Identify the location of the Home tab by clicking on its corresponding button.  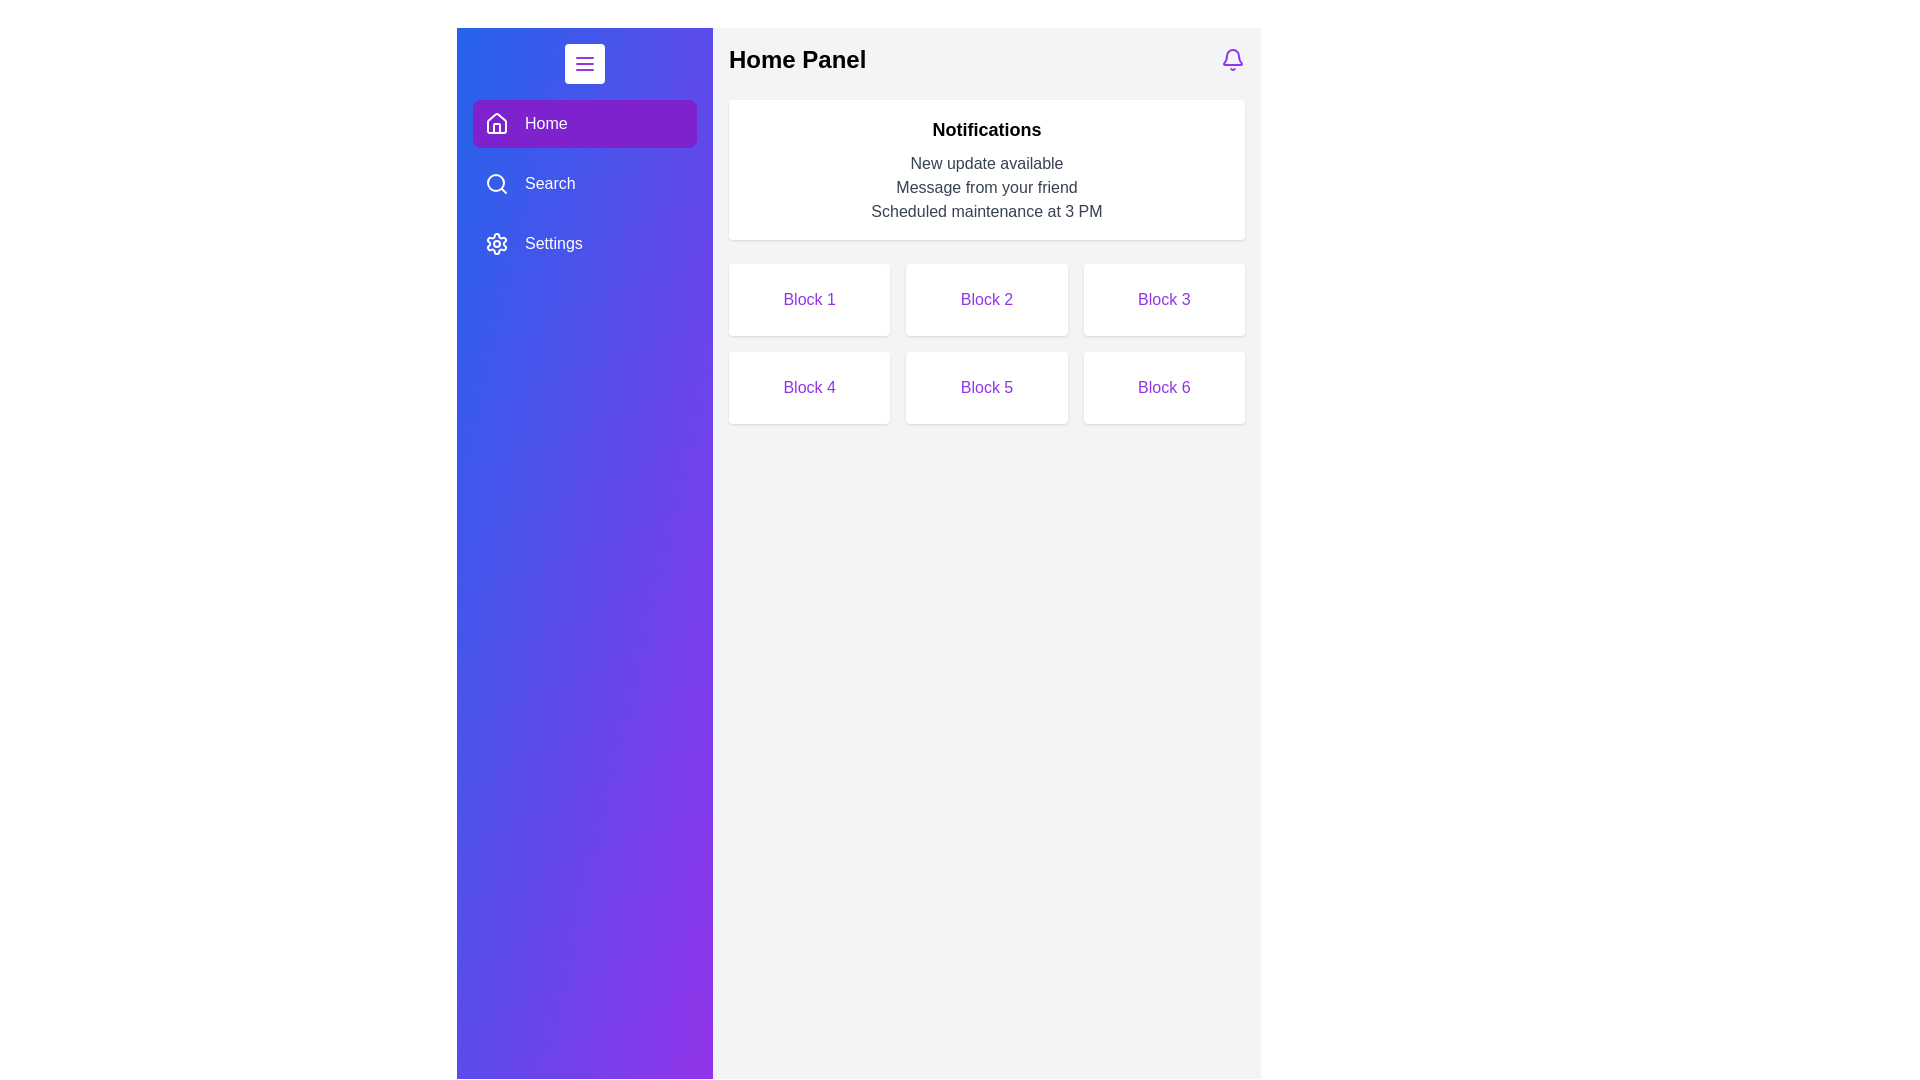
(584, 123).